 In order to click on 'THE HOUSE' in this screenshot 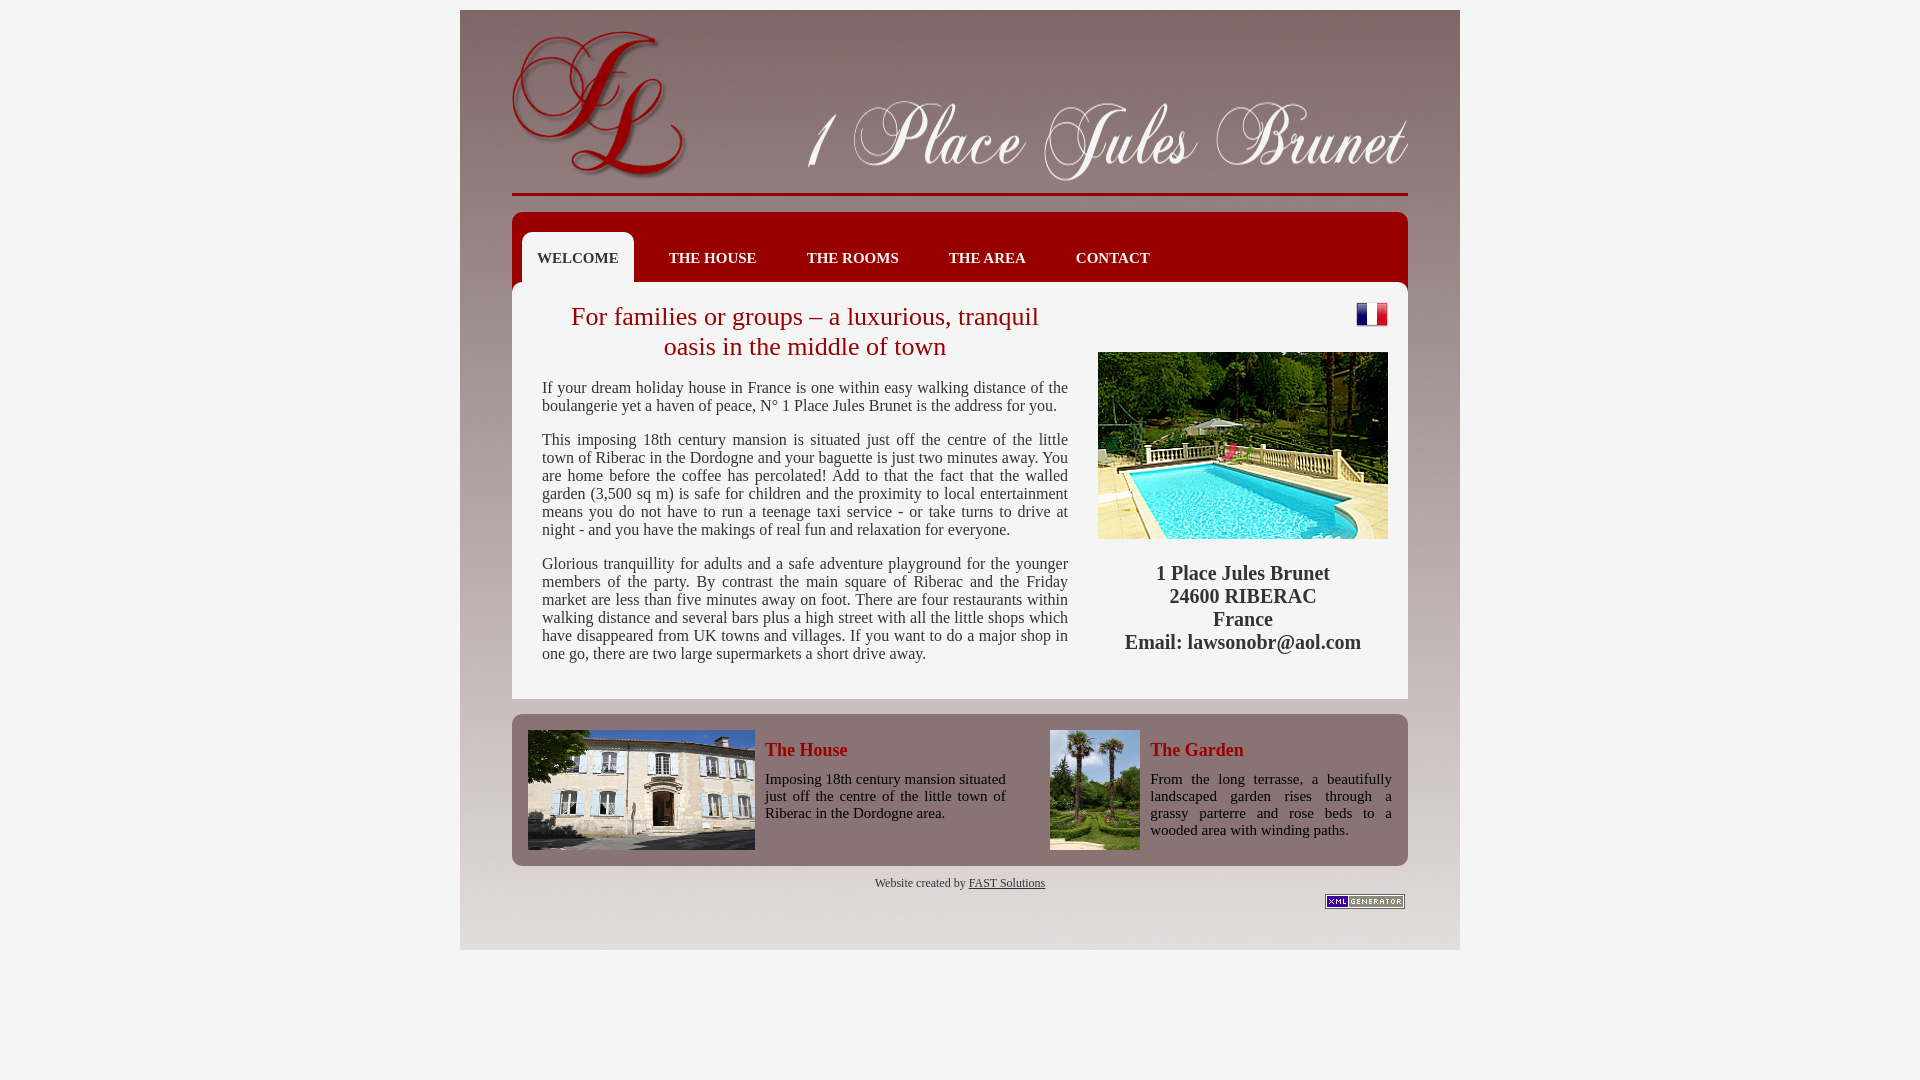, I will do `click(713, 257)`.